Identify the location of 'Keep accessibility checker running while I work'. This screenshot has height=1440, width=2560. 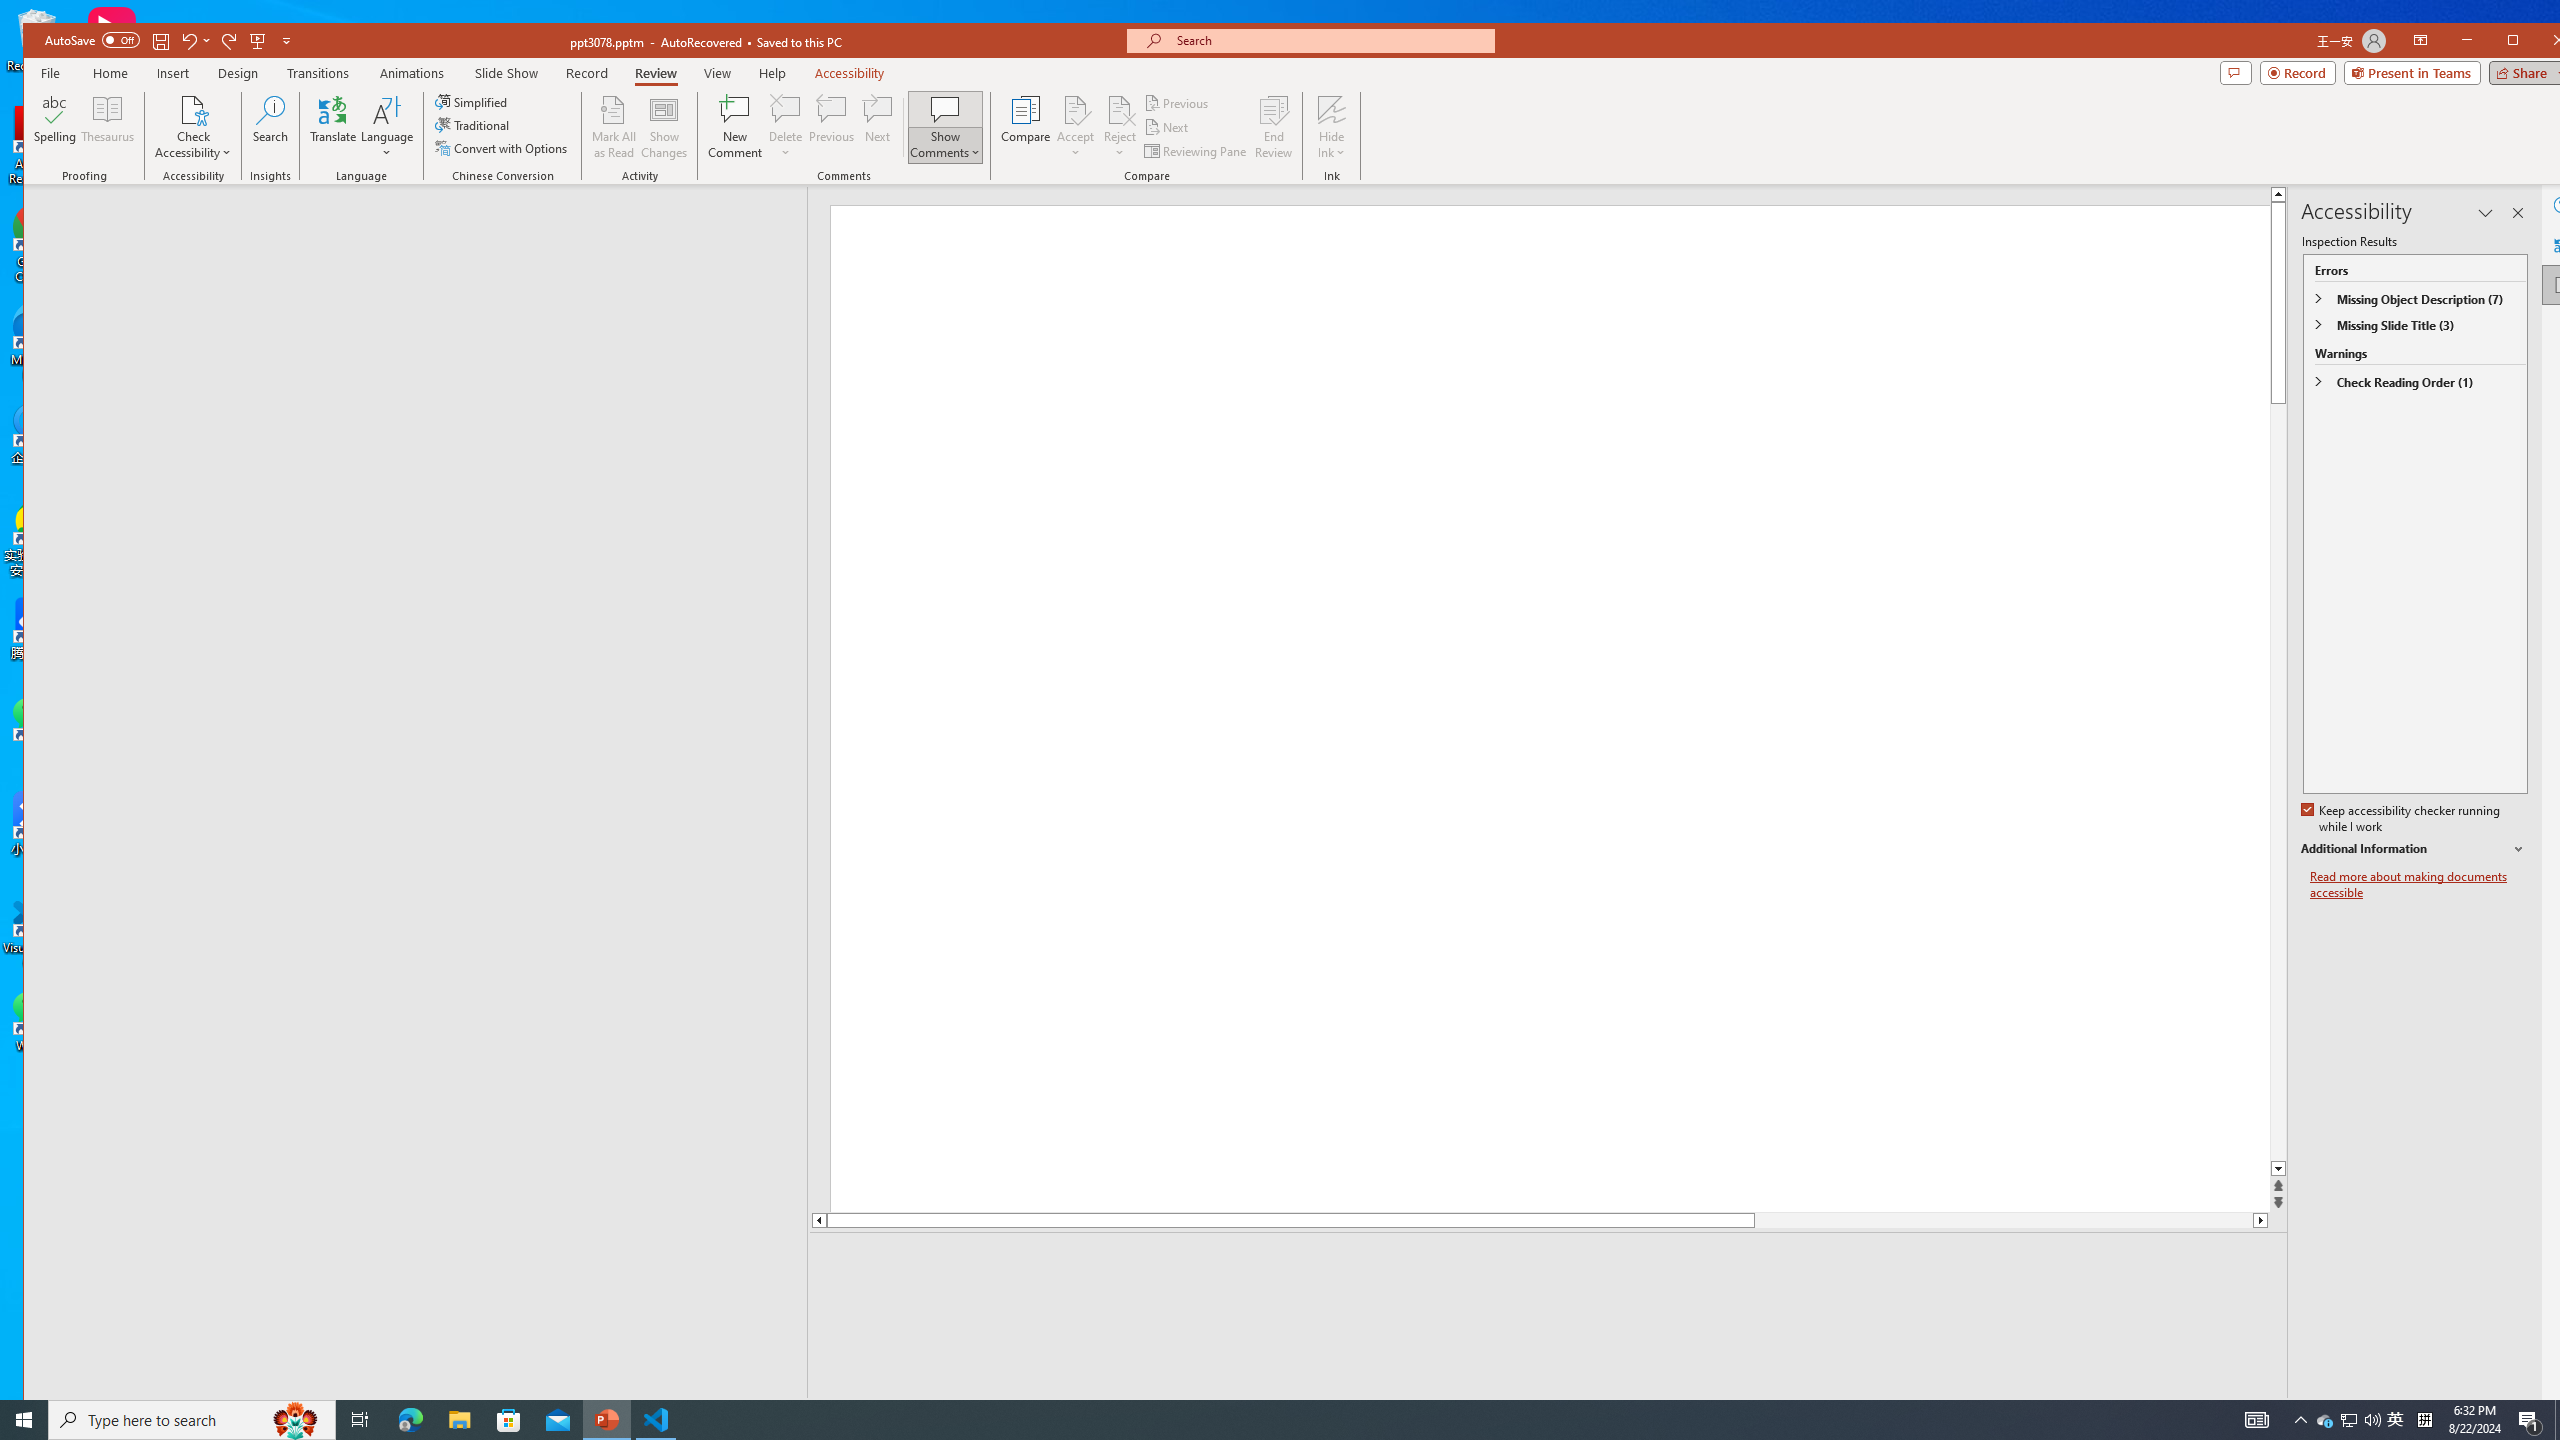
(2401, 819).